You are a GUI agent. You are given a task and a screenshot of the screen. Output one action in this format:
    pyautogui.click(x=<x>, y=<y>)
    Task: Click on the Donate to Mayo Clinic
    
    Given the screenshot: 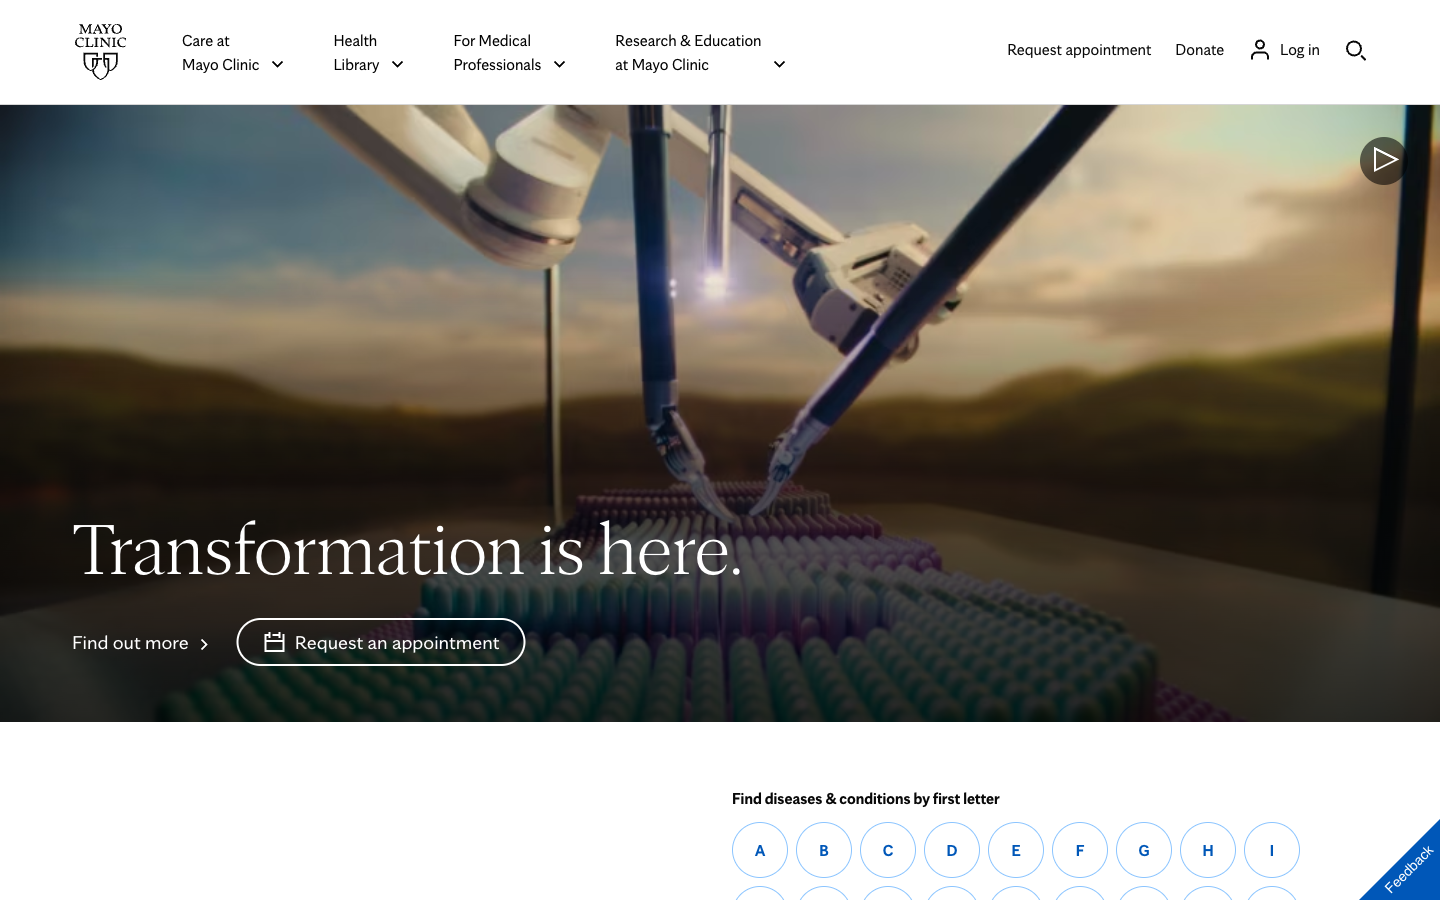 What is the action you would take?
    pyautogui.click(x=1199, y=47)
    